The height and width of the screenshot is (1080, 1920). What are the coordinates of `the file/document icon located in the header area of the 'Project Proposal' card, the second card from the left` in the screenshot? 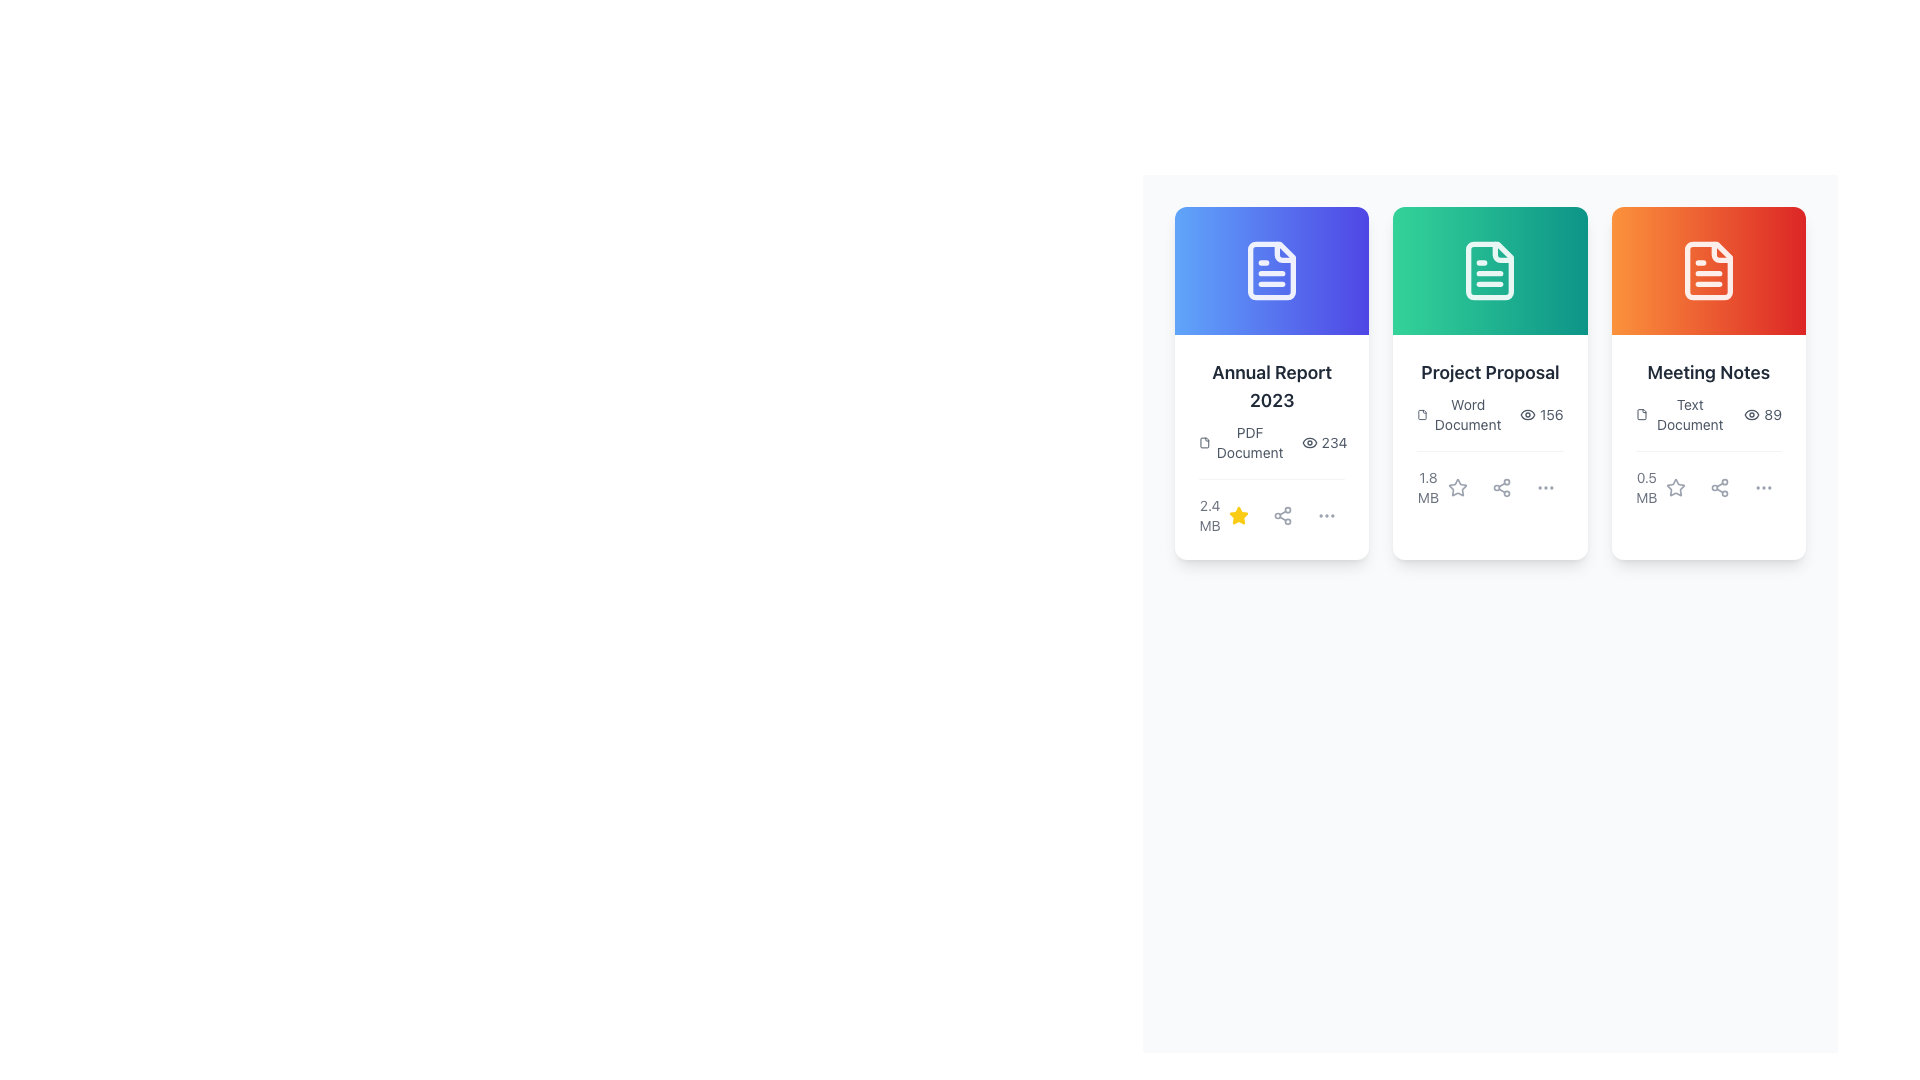 It's located at (1421, 414).